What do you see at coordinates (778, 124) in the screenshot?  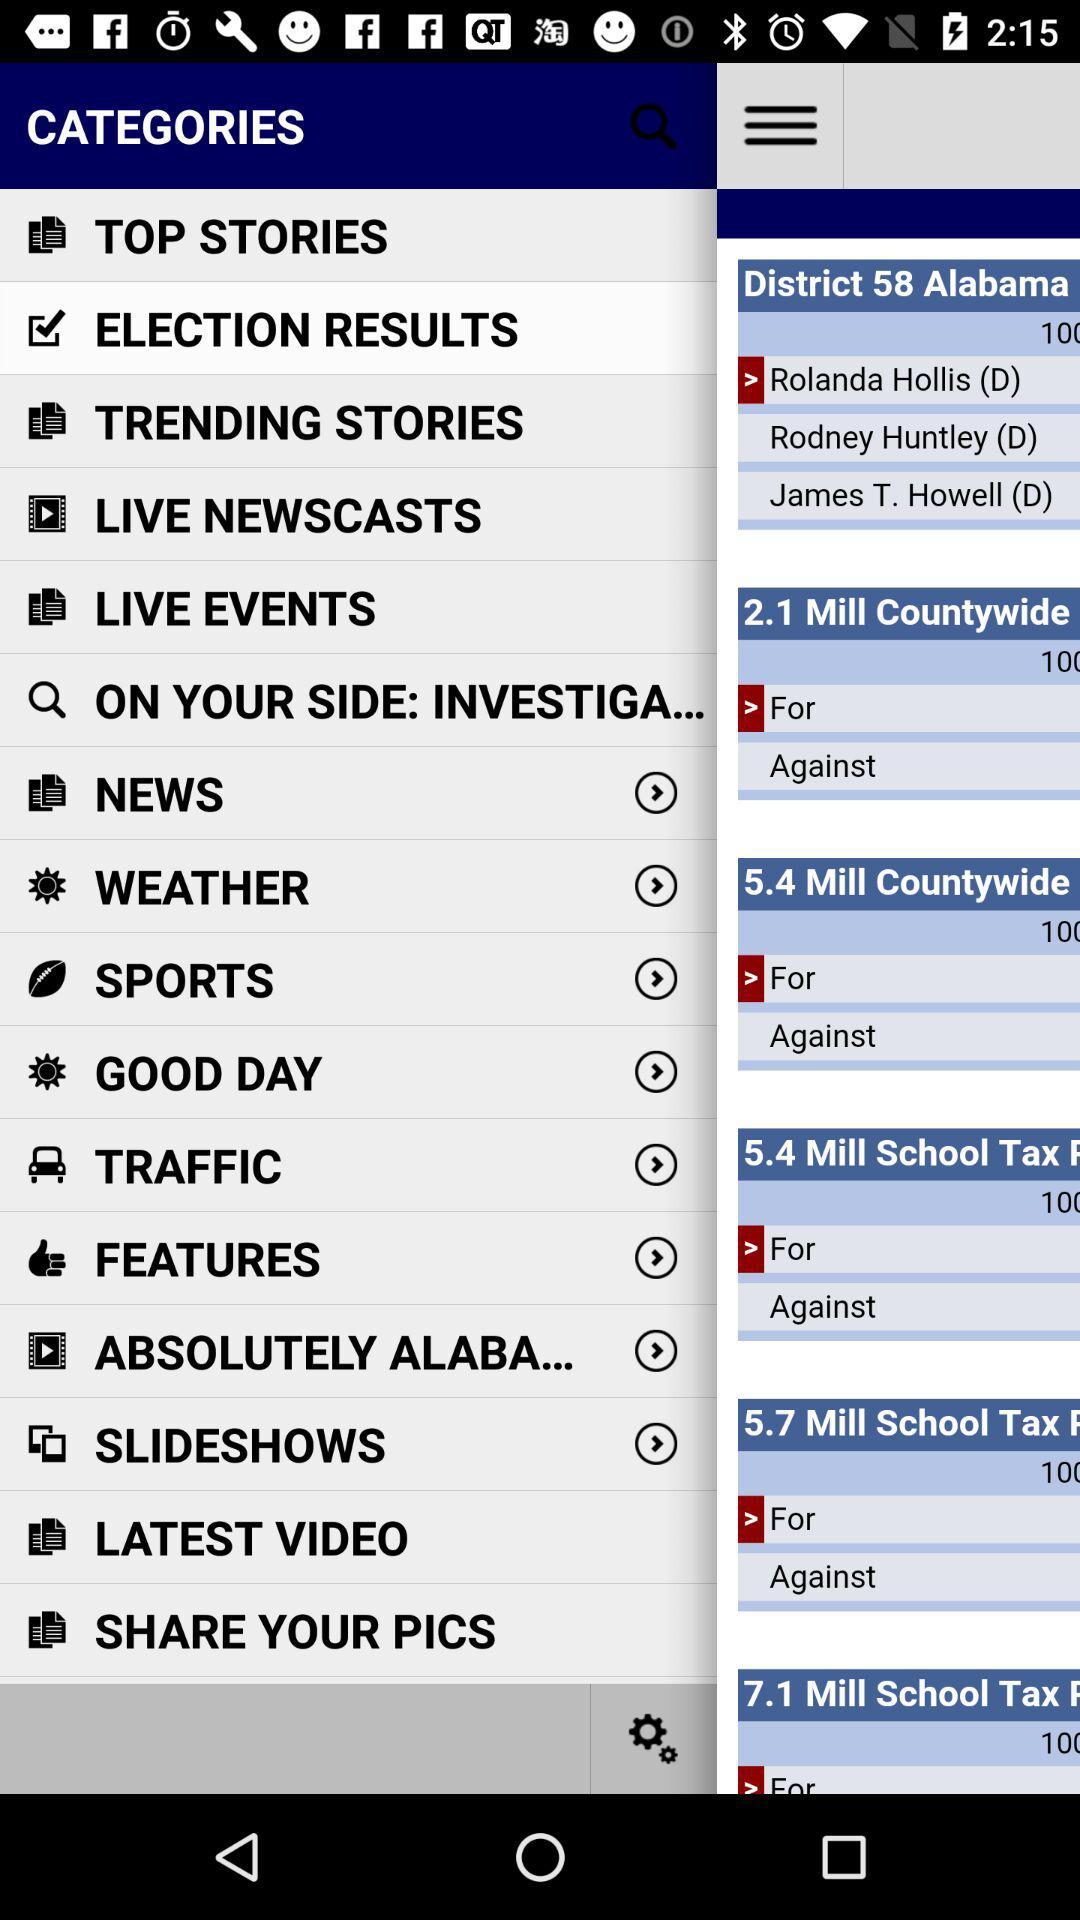 I see `go settings` at bounding box center [778, 124].